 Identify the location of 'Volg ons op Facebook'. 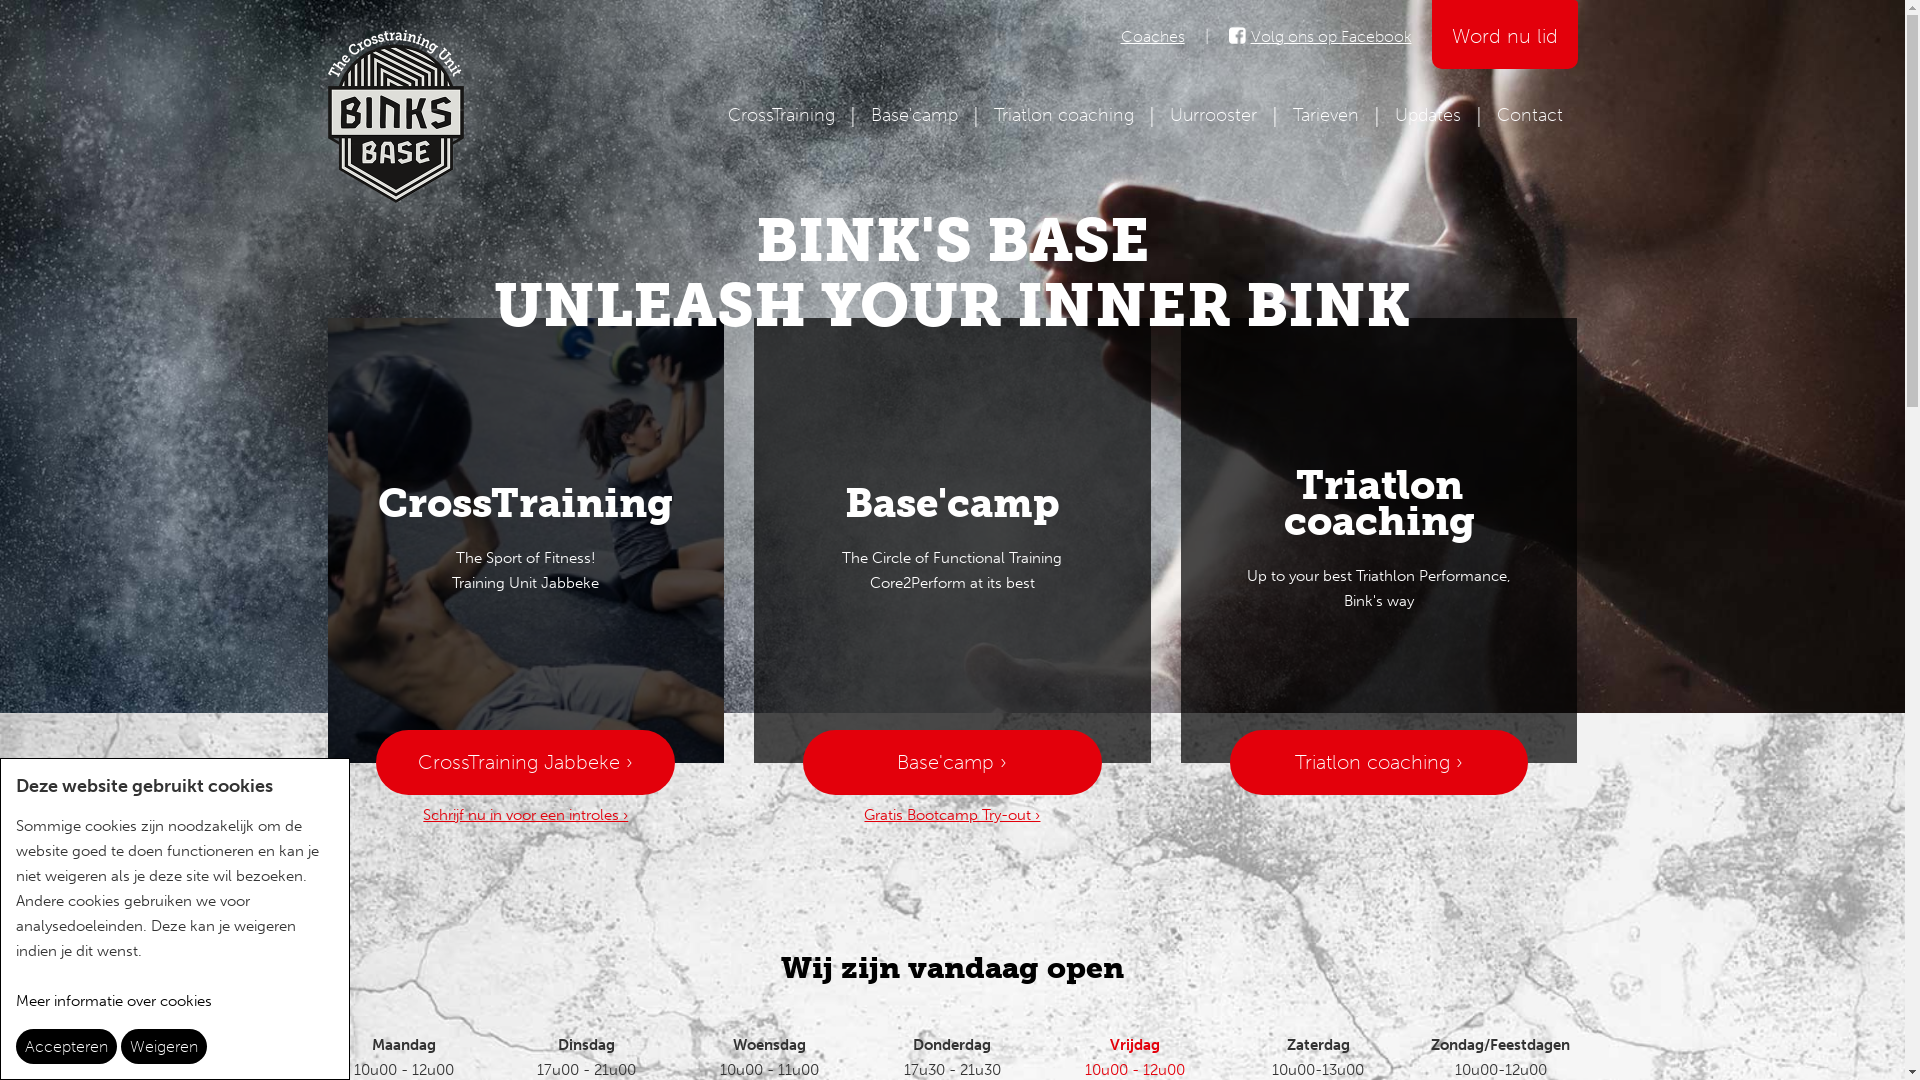
(1335, 29).